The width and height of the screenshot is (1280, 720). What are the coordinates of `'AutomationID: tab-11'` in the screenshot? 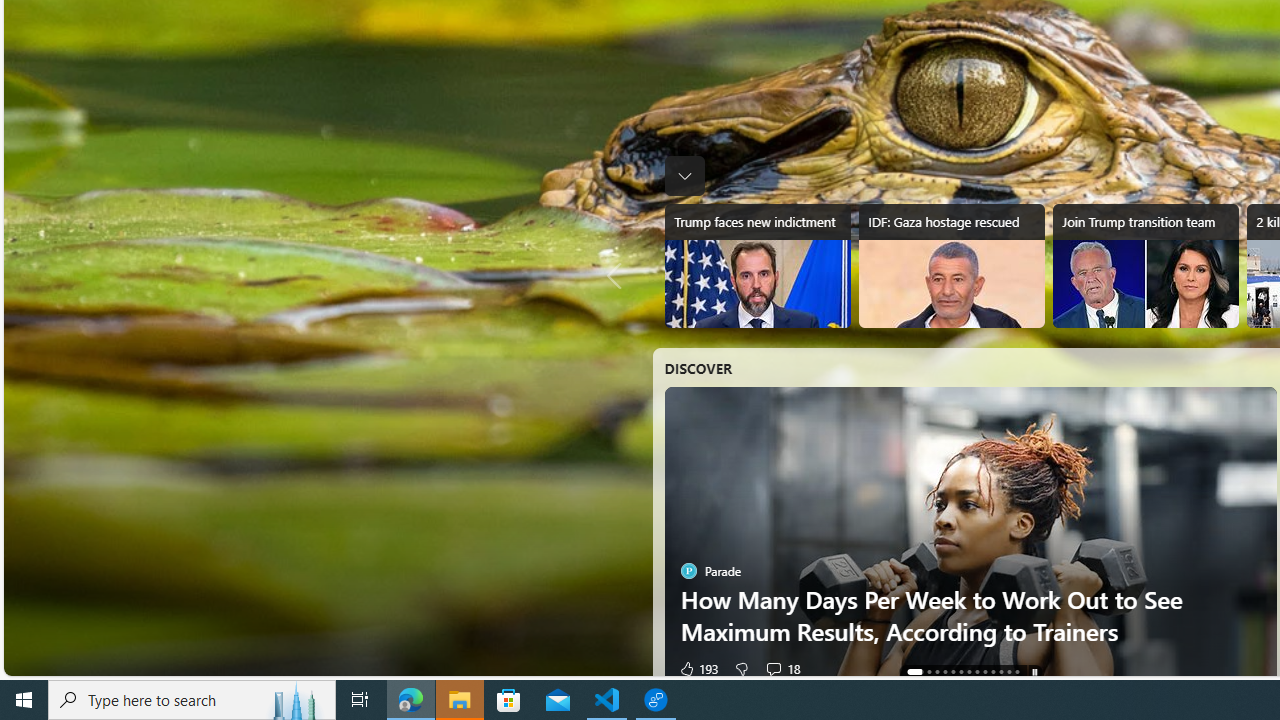 It's located at (1008, 672).